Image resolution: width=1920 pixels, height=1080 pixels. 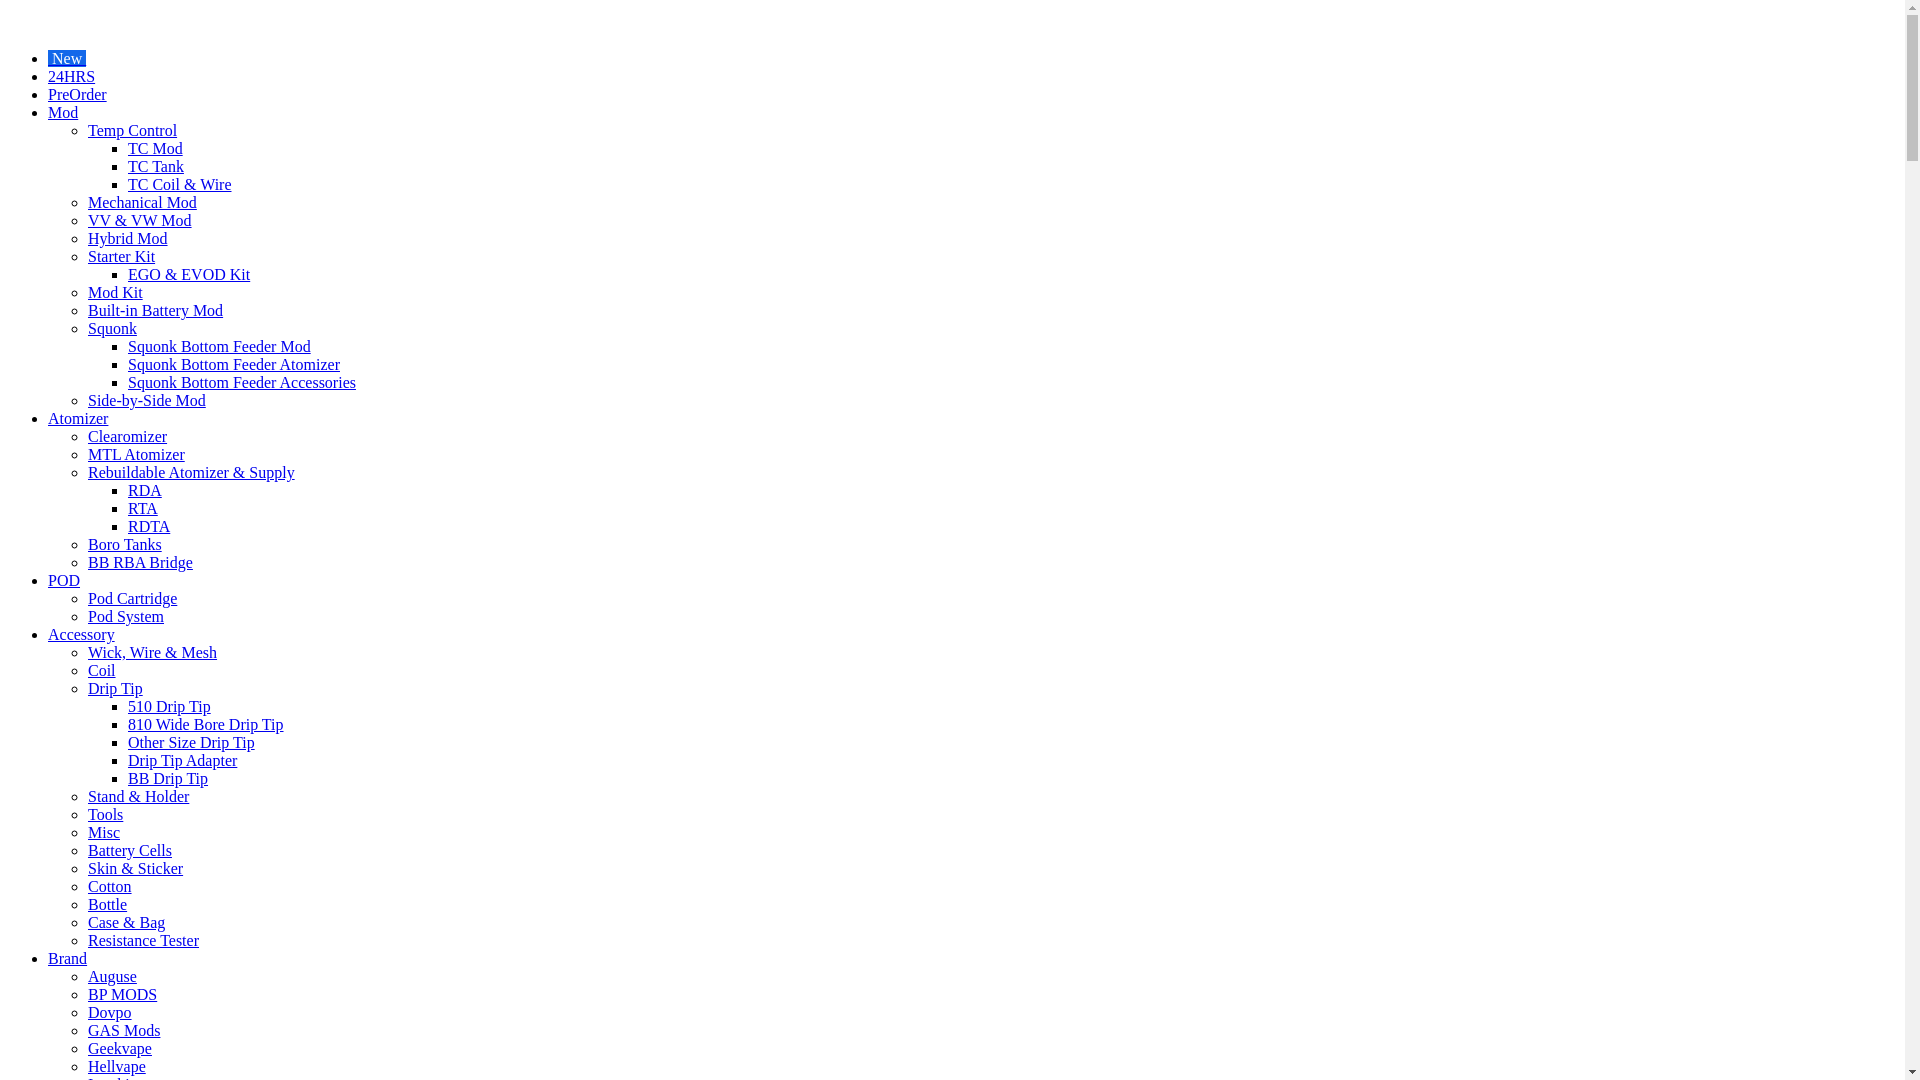 I want to click on 'Dovpo', so click(x=109, y=1012).